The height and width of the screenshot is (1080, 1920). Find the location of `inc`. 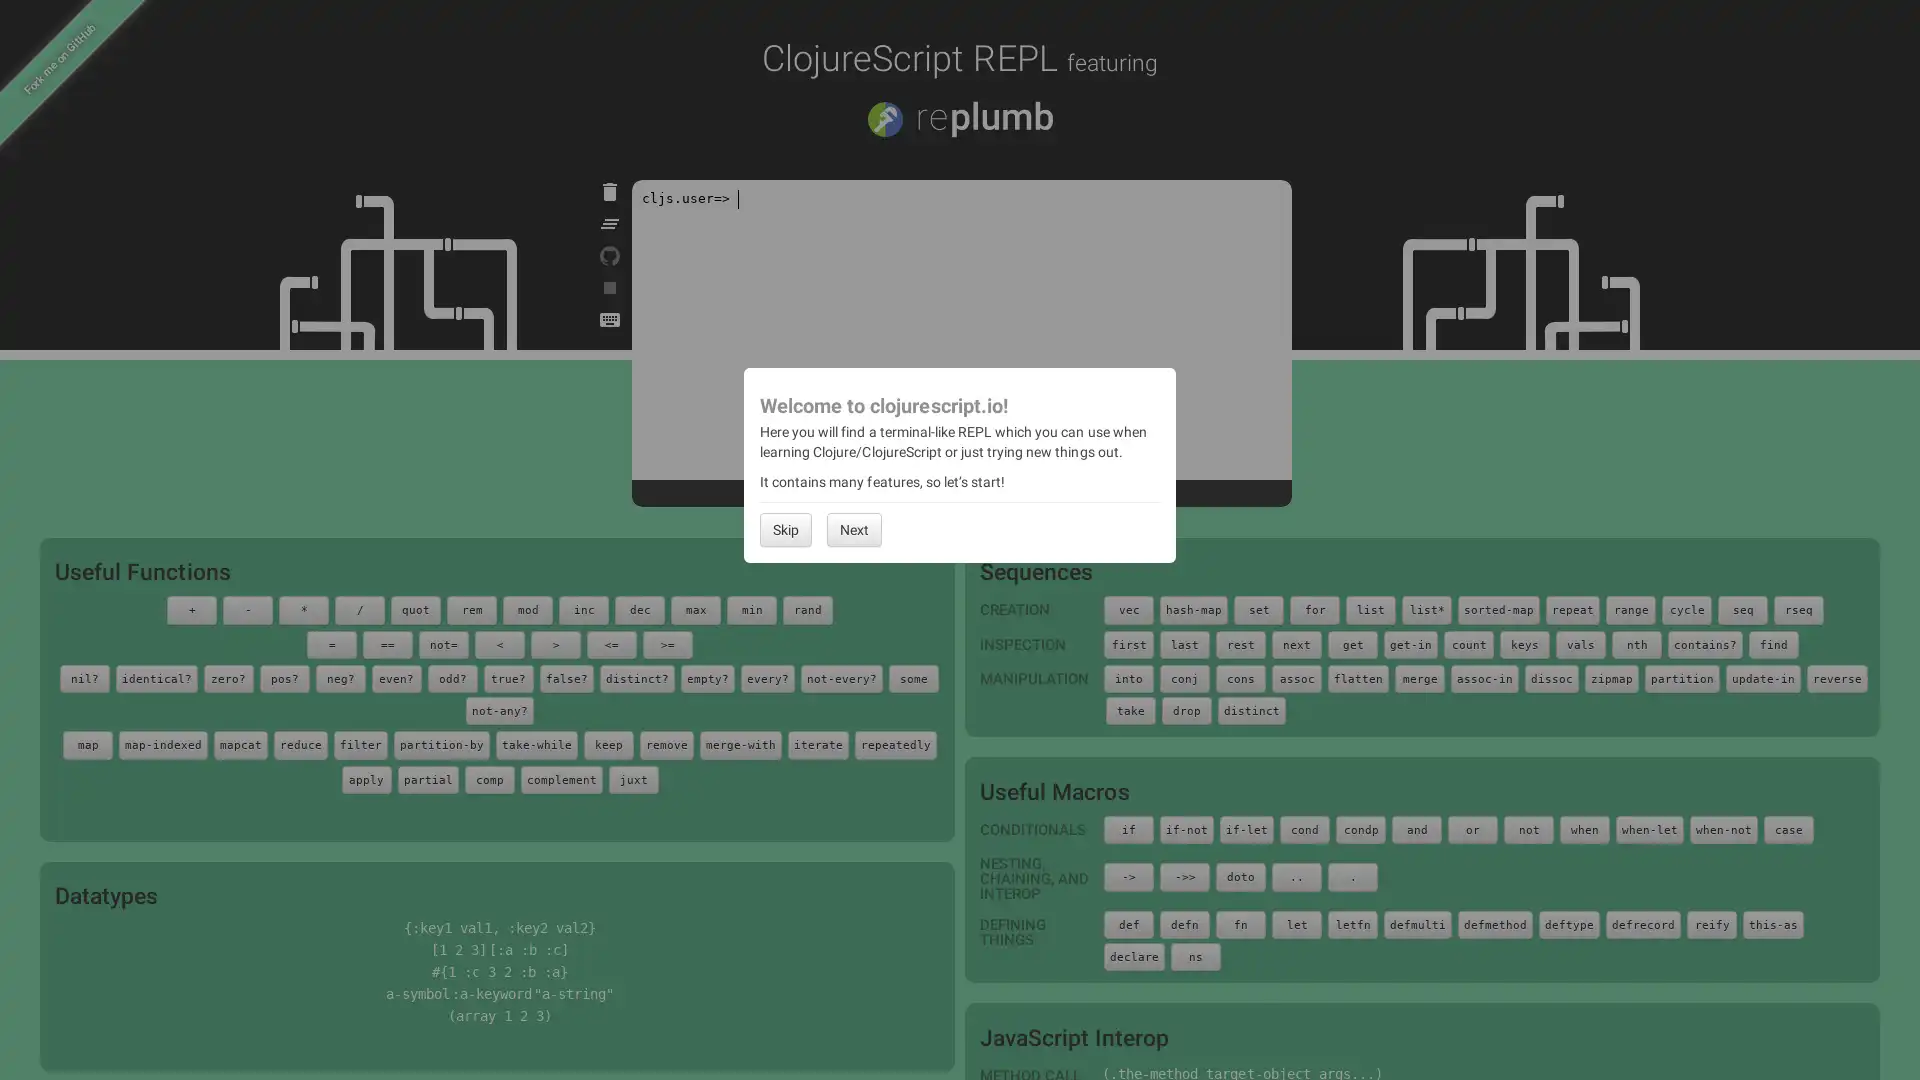

inc is located at coordinates (583, 608).